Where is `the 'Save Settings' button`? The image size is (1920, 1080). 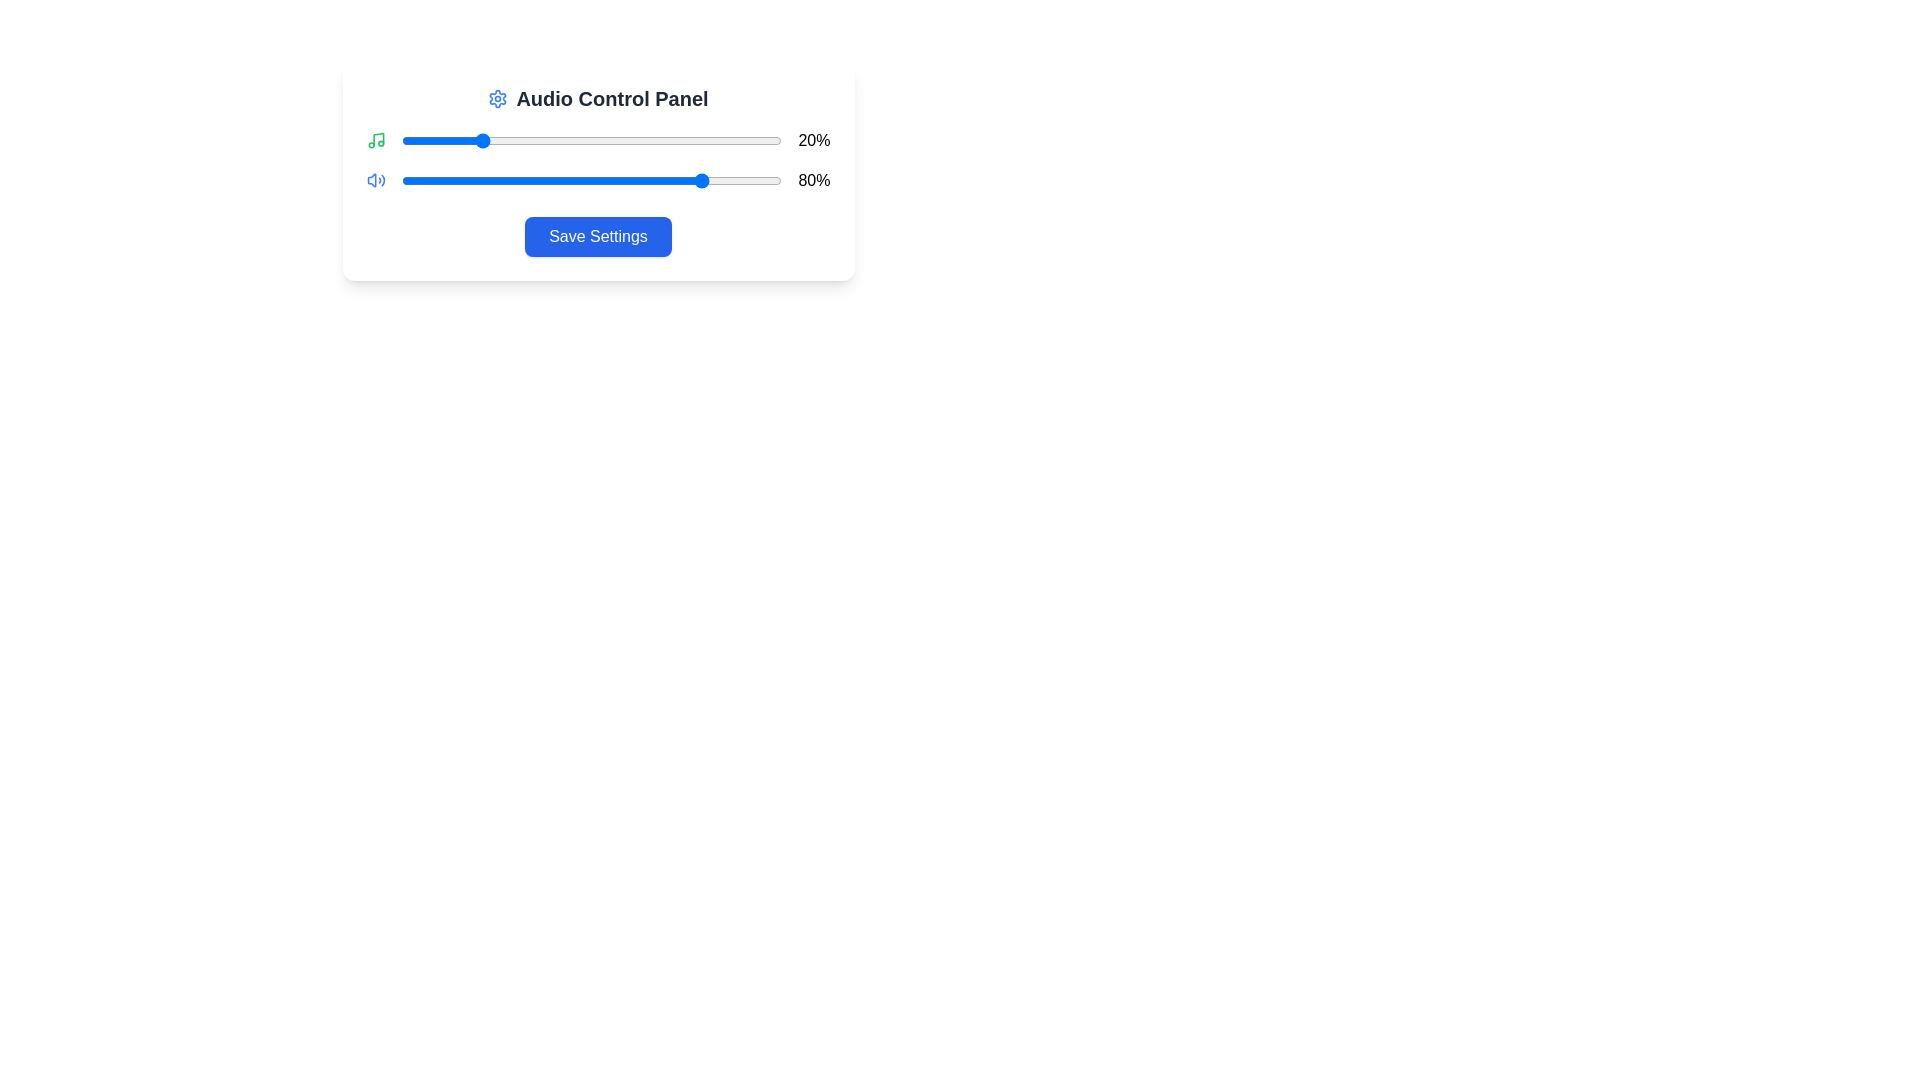 the 'Save Settings' button is located at coordinates (597, 235).